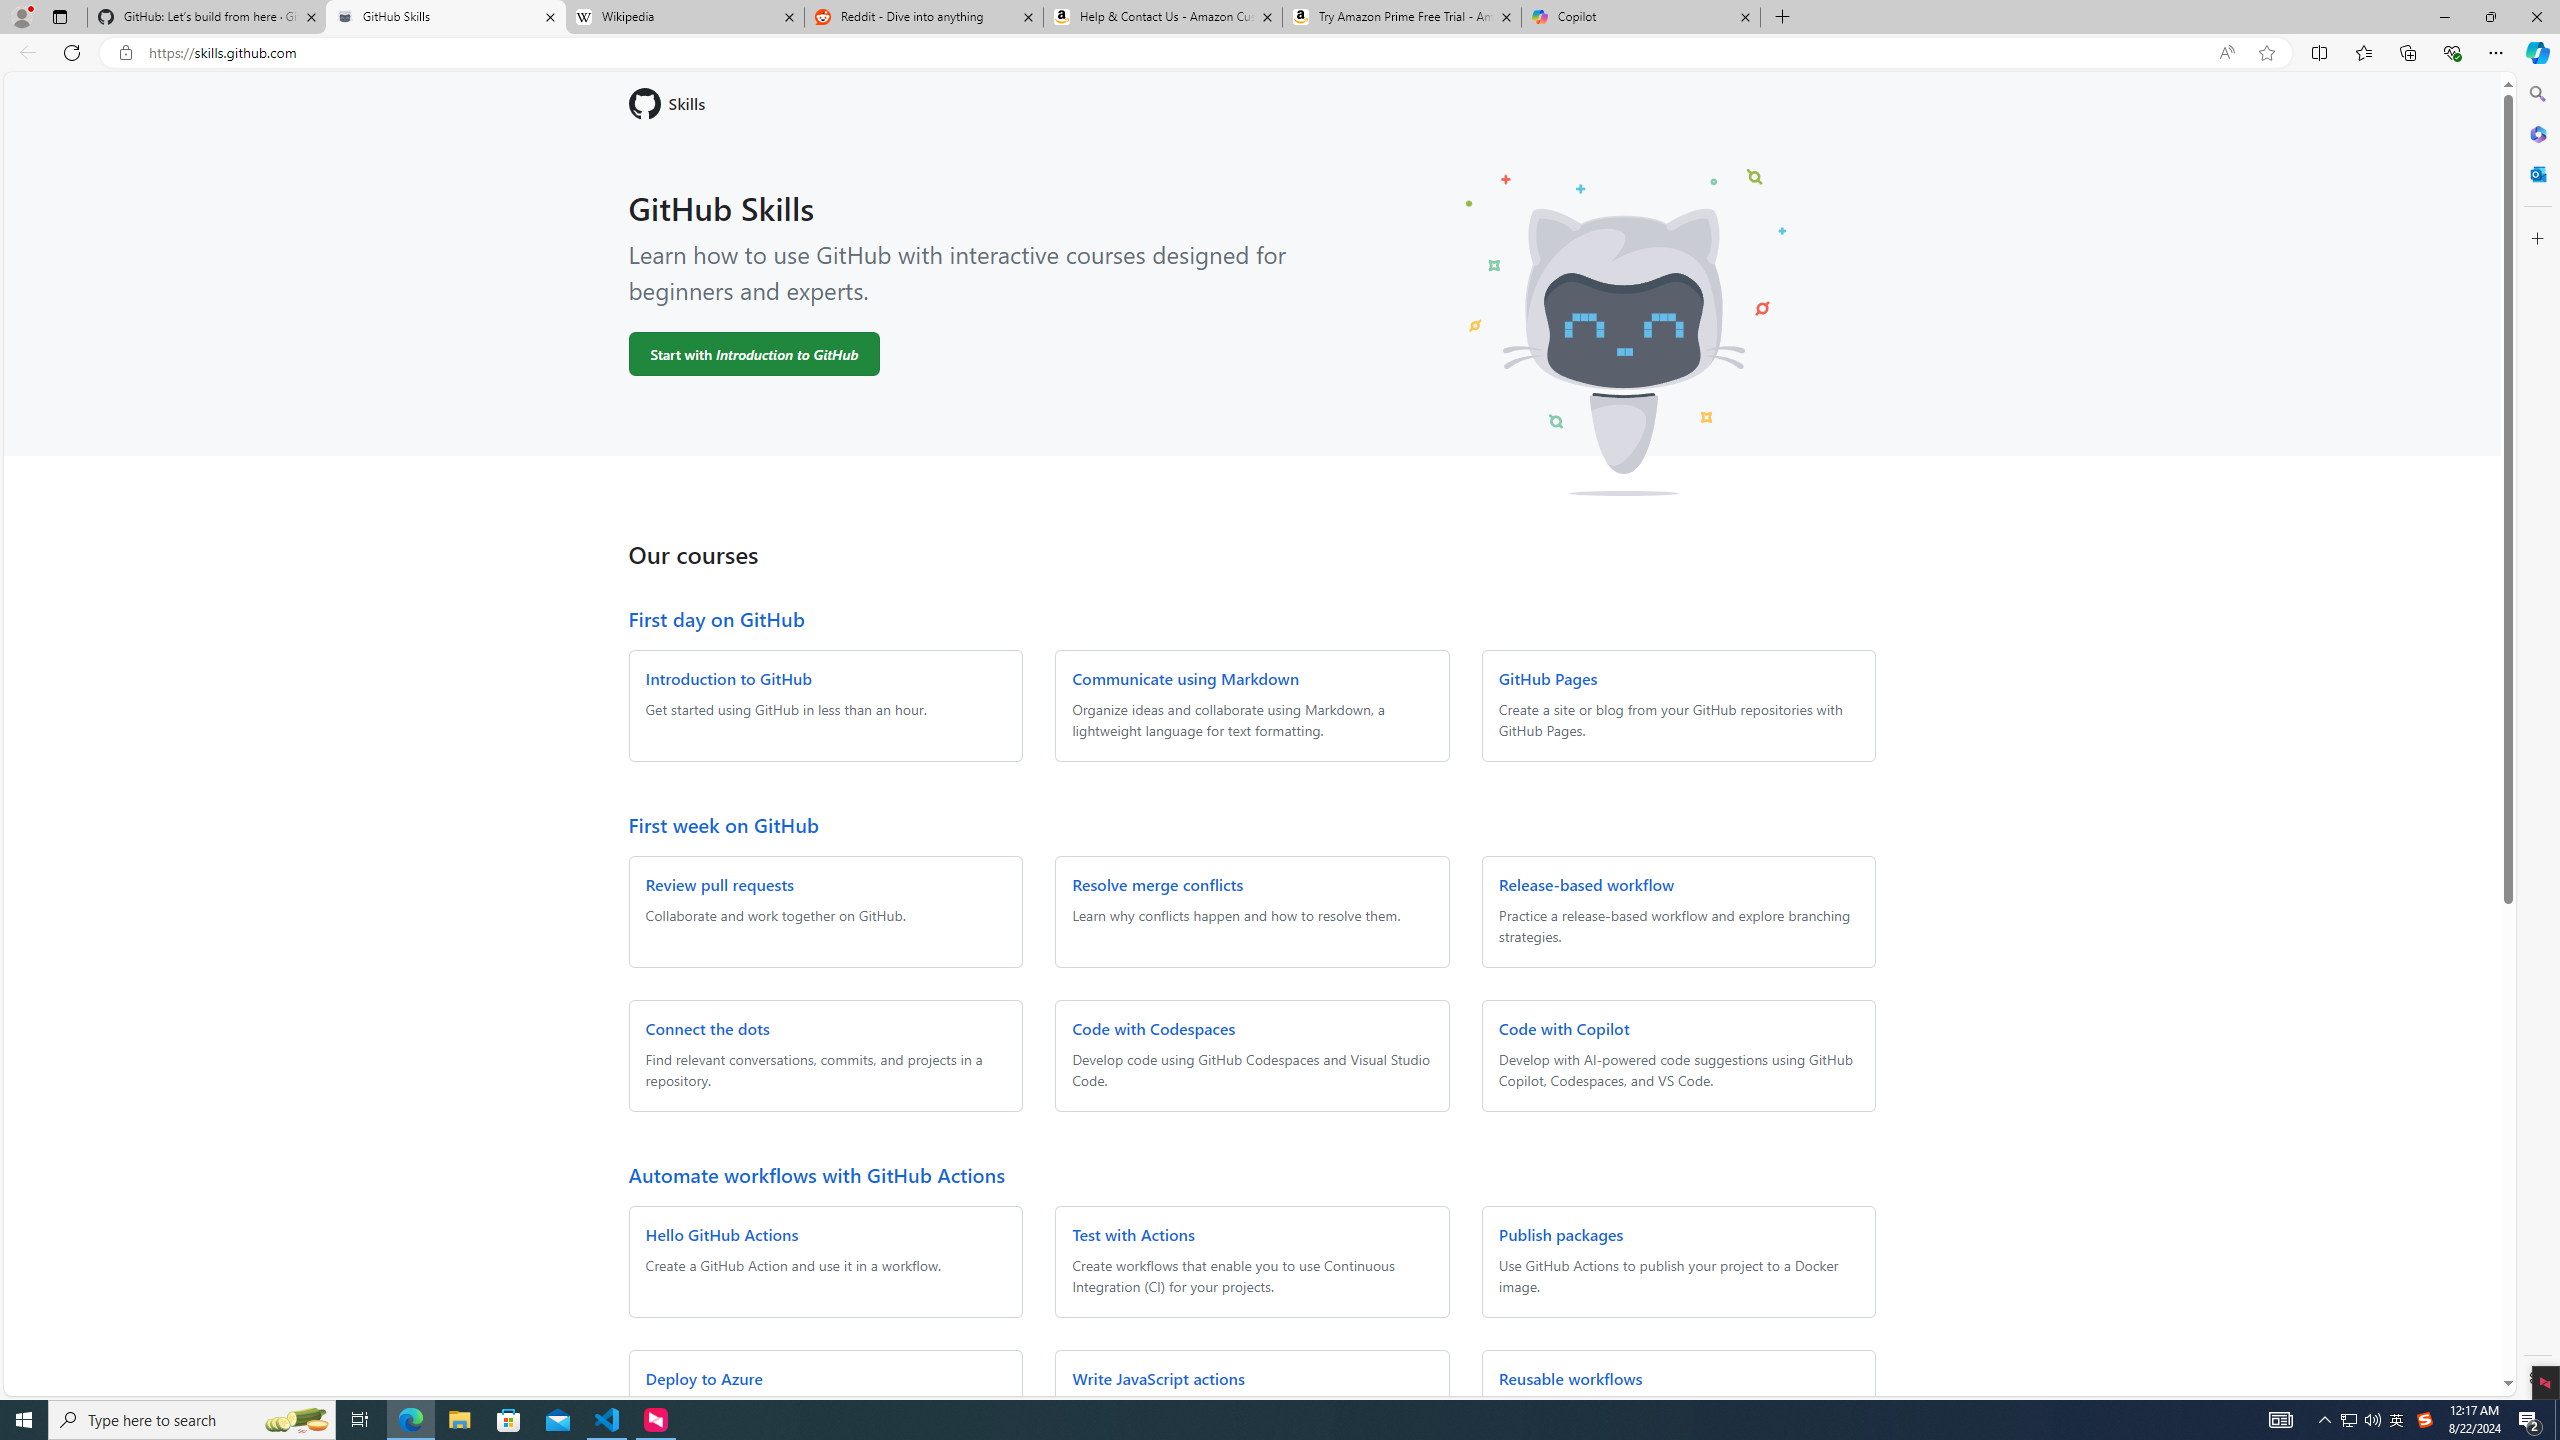 The image size is (2560, 1440). Describe the element at coordinates (1185, 677) in the screenshot. I see `'Communicate using Markdown'` at that location.